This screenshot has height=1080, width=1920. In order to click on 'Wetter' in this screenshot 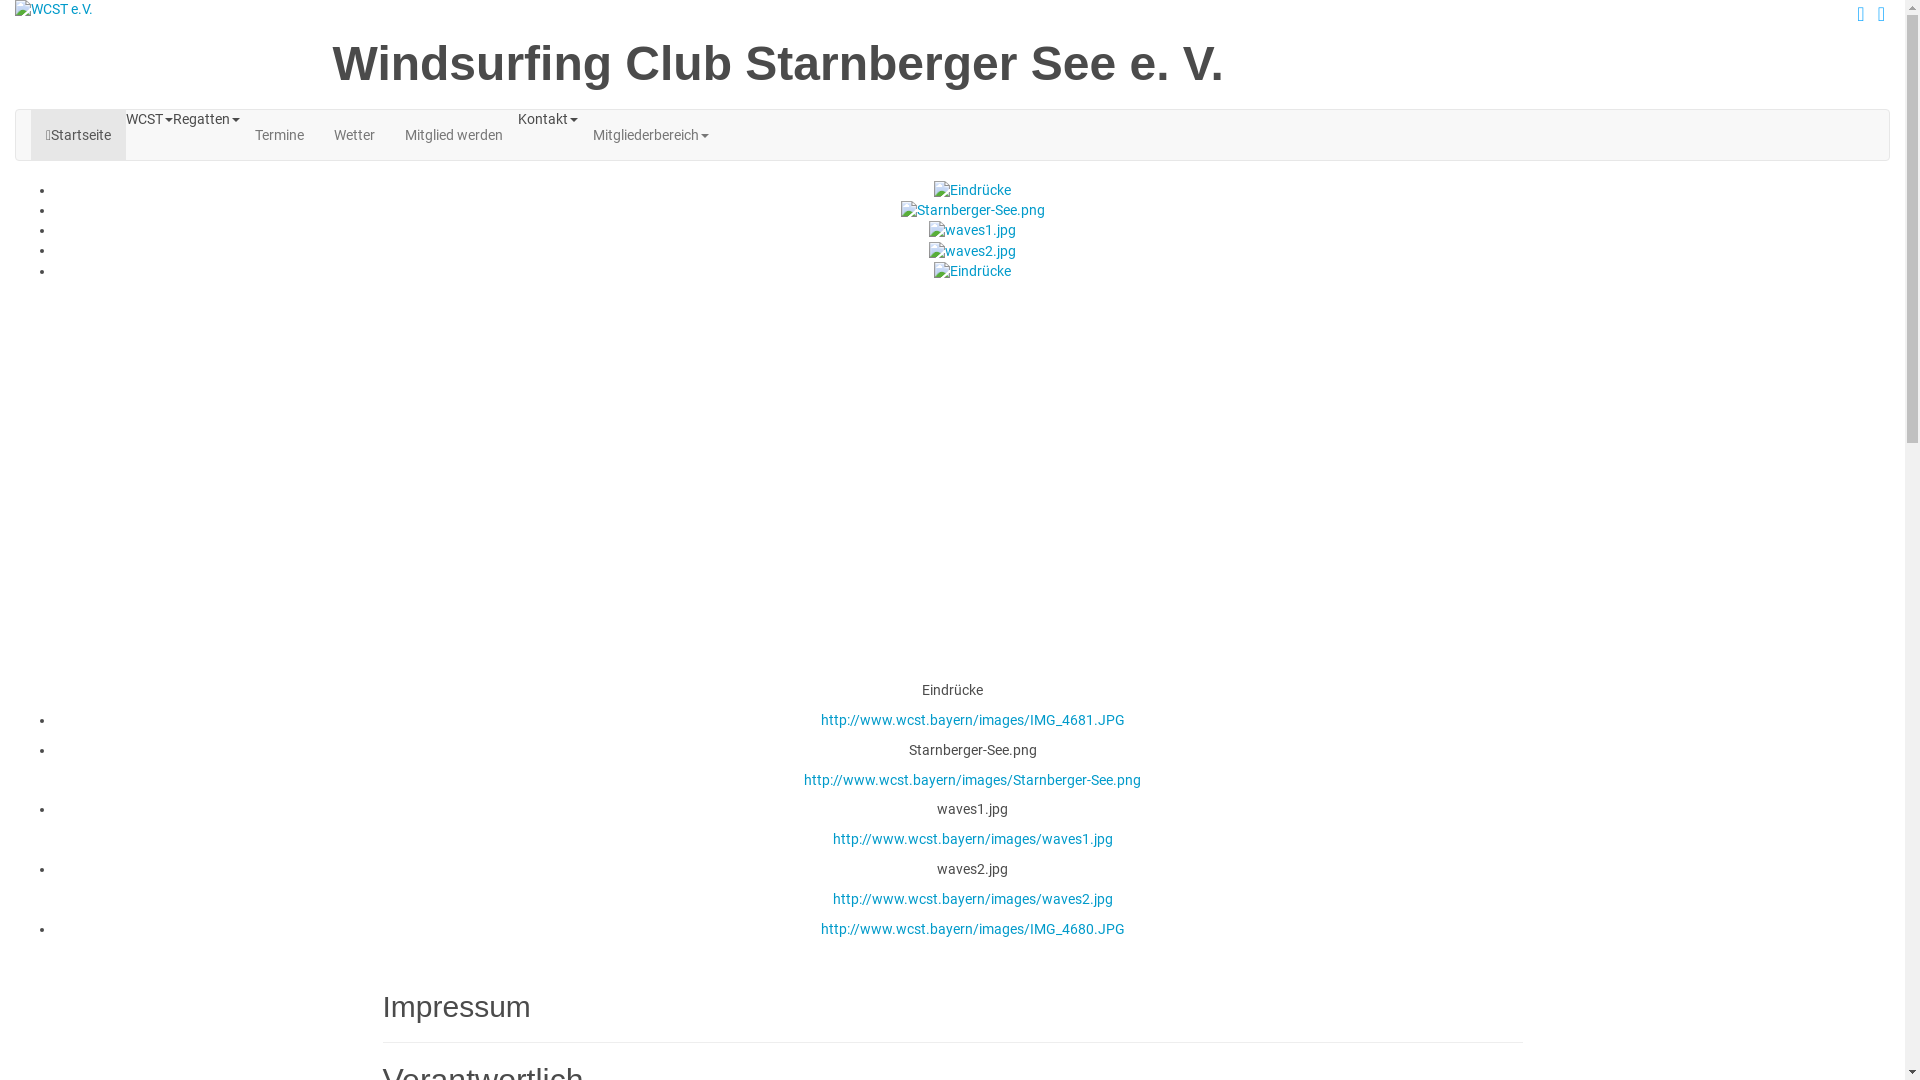, I will do `click(354, 135)`.